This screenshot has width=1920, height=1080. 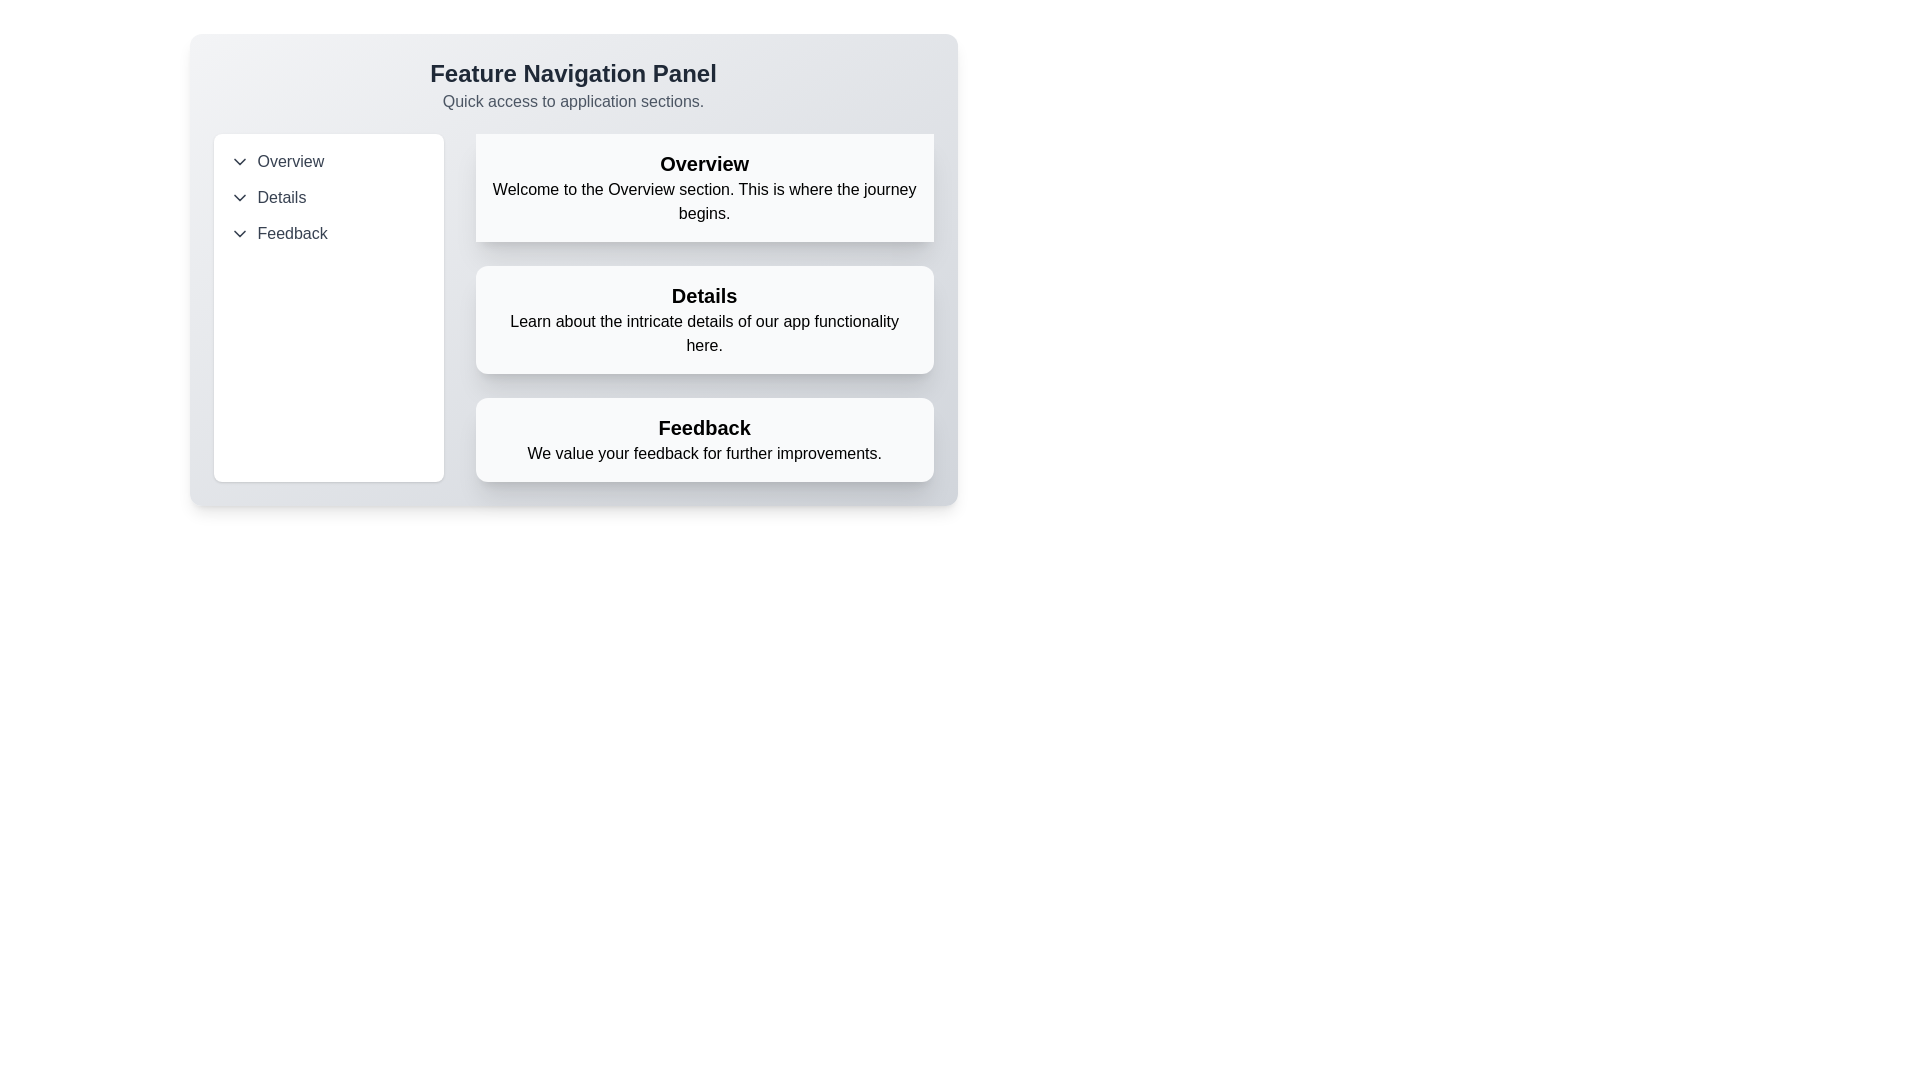 I want to click on the chevron icon that toggles the dropdown menu associated with the 'Overview' section, so click(x=239, y=161).